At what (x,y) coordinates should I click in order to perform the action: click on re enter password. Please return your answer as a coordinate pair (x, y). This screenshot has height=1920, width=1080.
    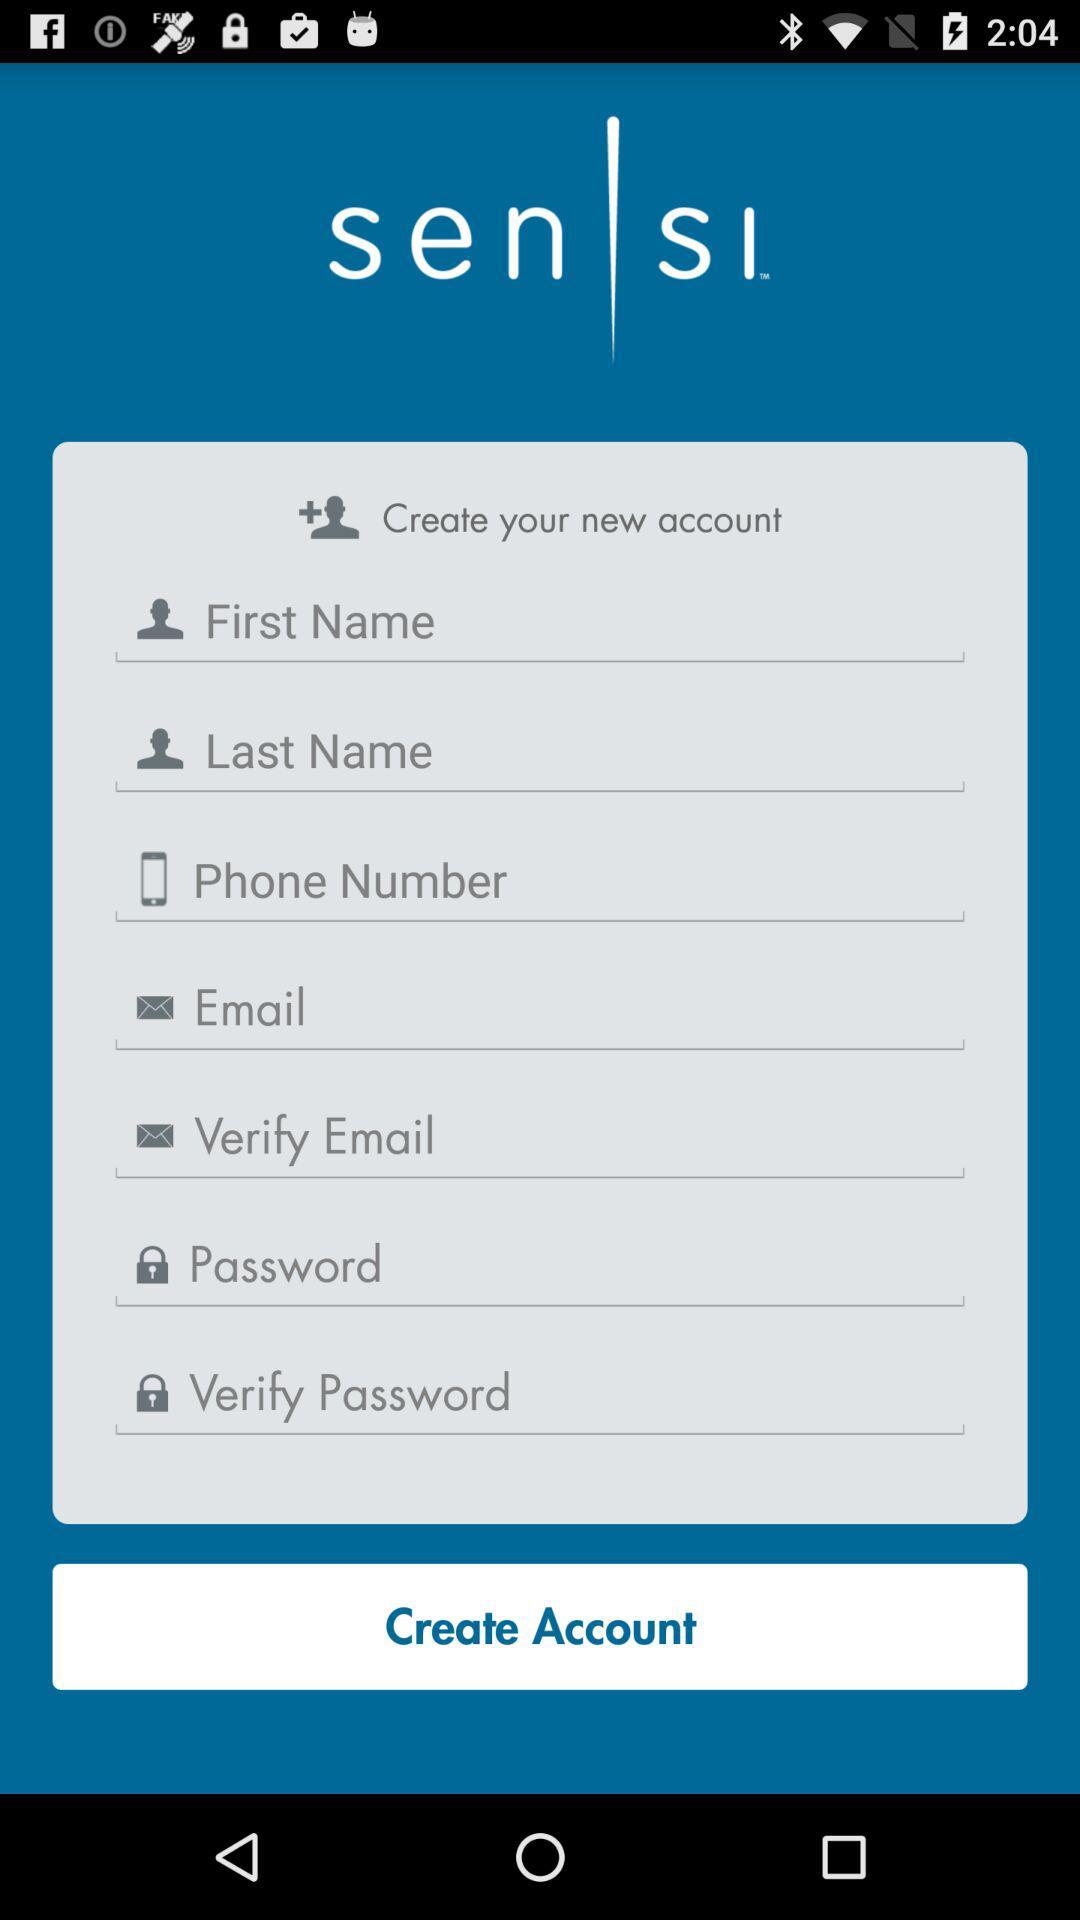
    Looking at the image, I should click on (540, 1393).